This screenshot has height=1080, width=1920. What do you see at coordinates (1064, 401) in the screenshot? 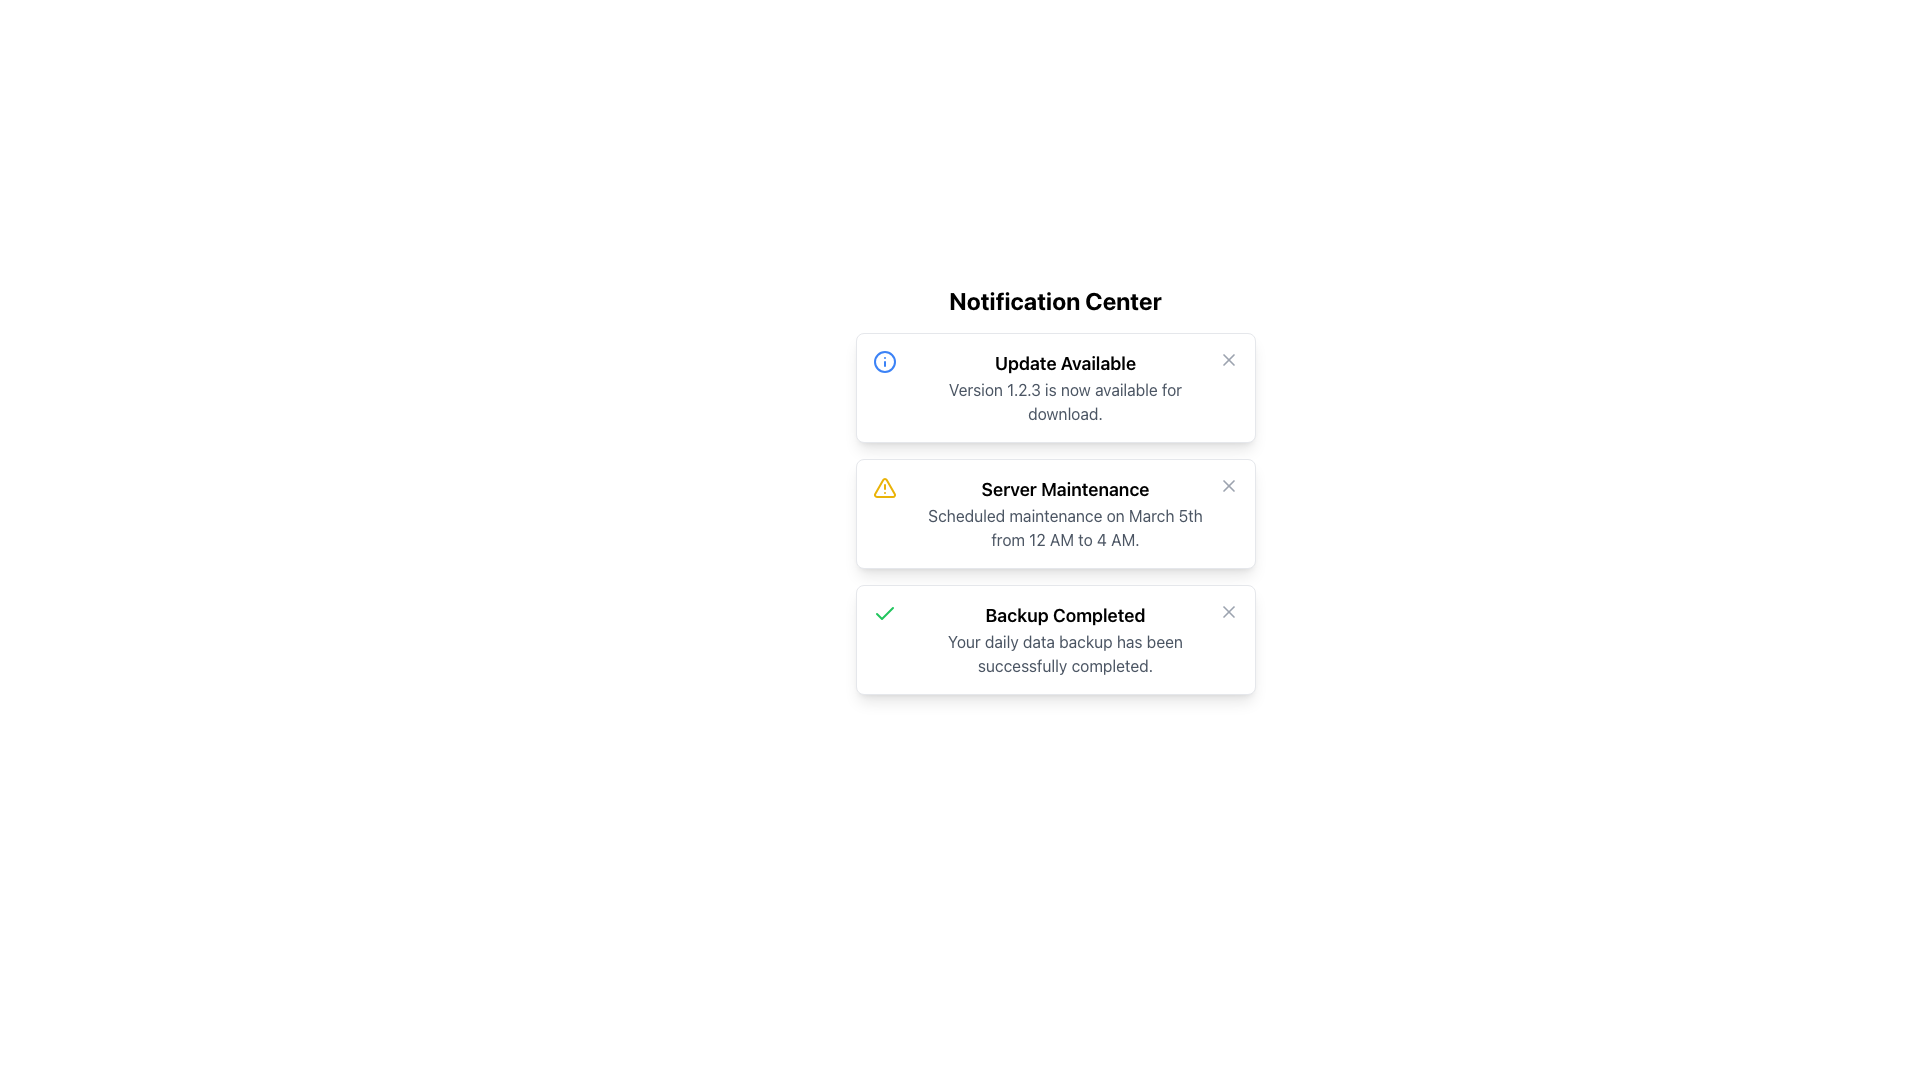
I see `text content that indicates the availability of a new software version ('Version 1.2.3') located in the notification card titled 'Update Available'` at bounding box center [1064, 401].